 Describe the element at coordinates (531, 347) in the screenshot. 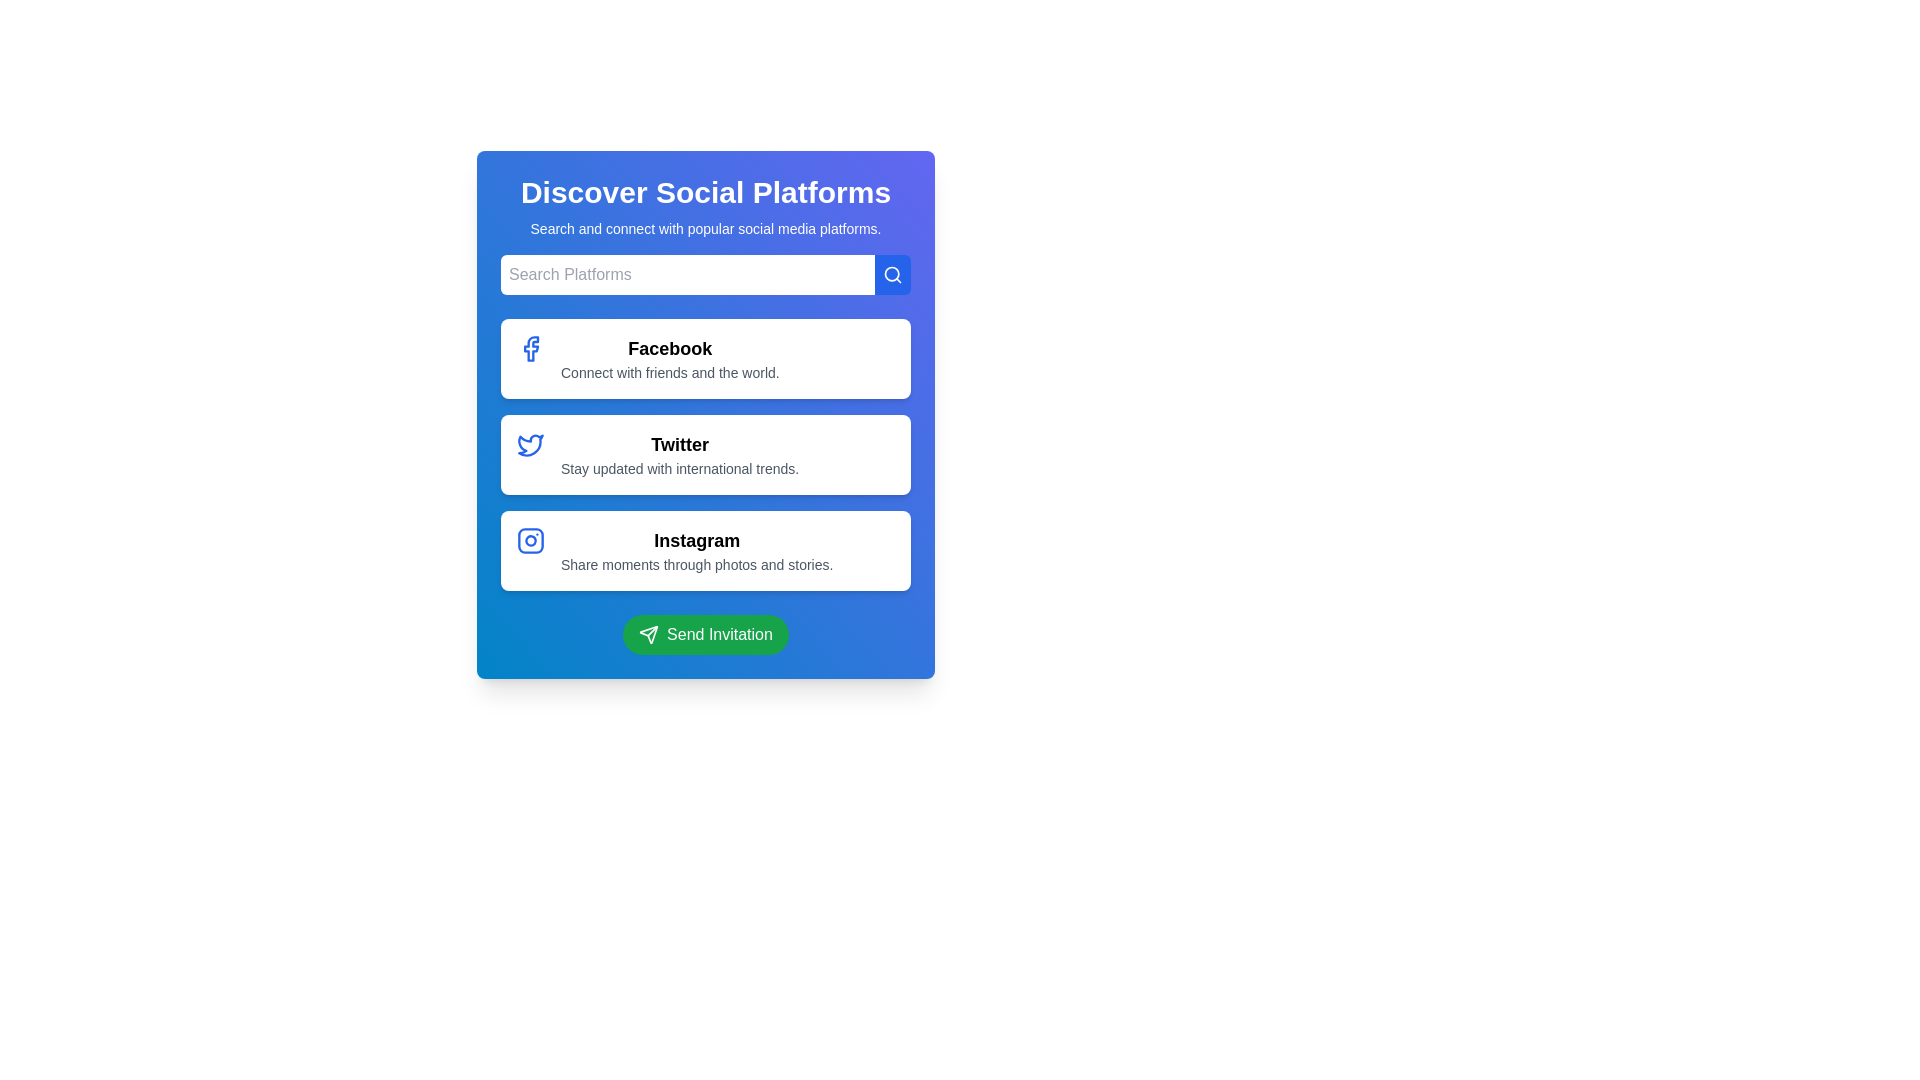

I see `the Facebook icon, which is a visual branding element located in the first row of social platforms, to the left of the text 'Facebook' and above the Twitter icon` at that location.